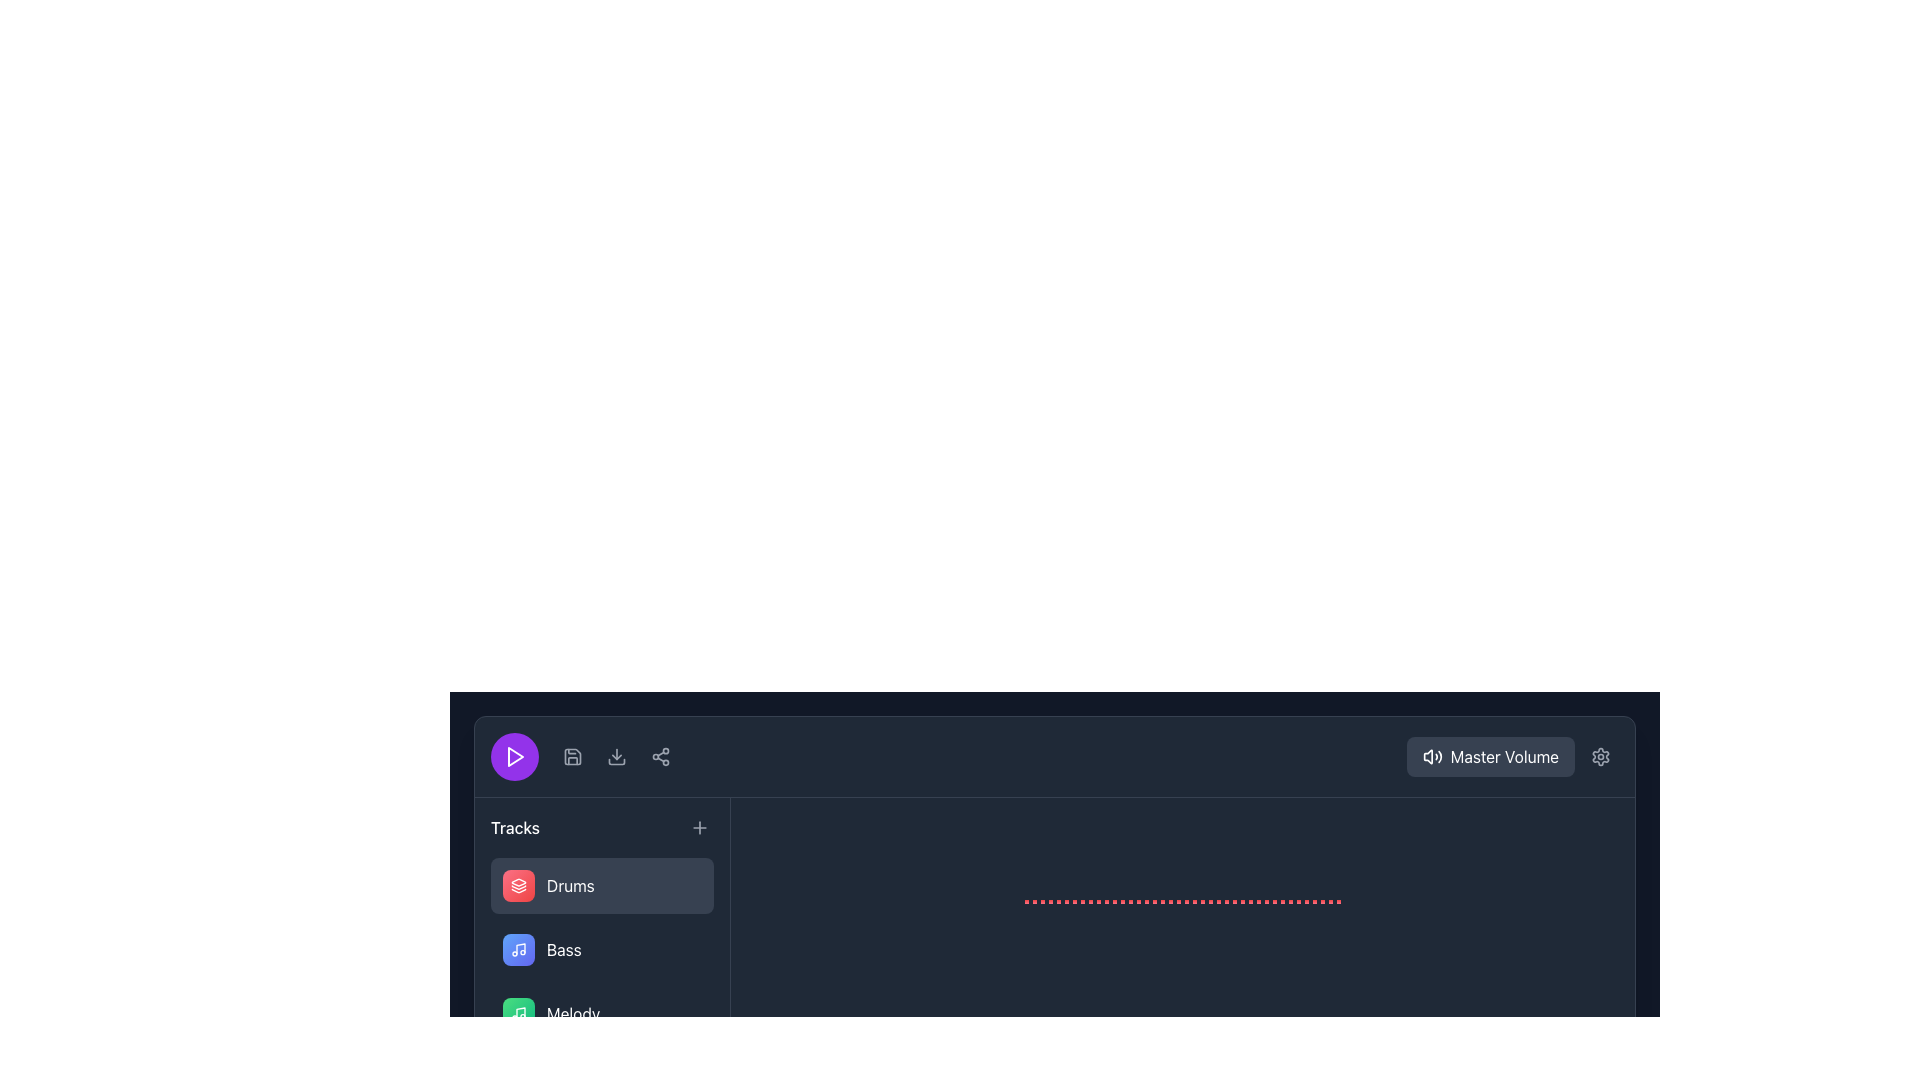  I want to click on the save button located just to the right of the purple play button, which is the first in a sequence of three buttons used for saving data in the application, so click(571, 756).